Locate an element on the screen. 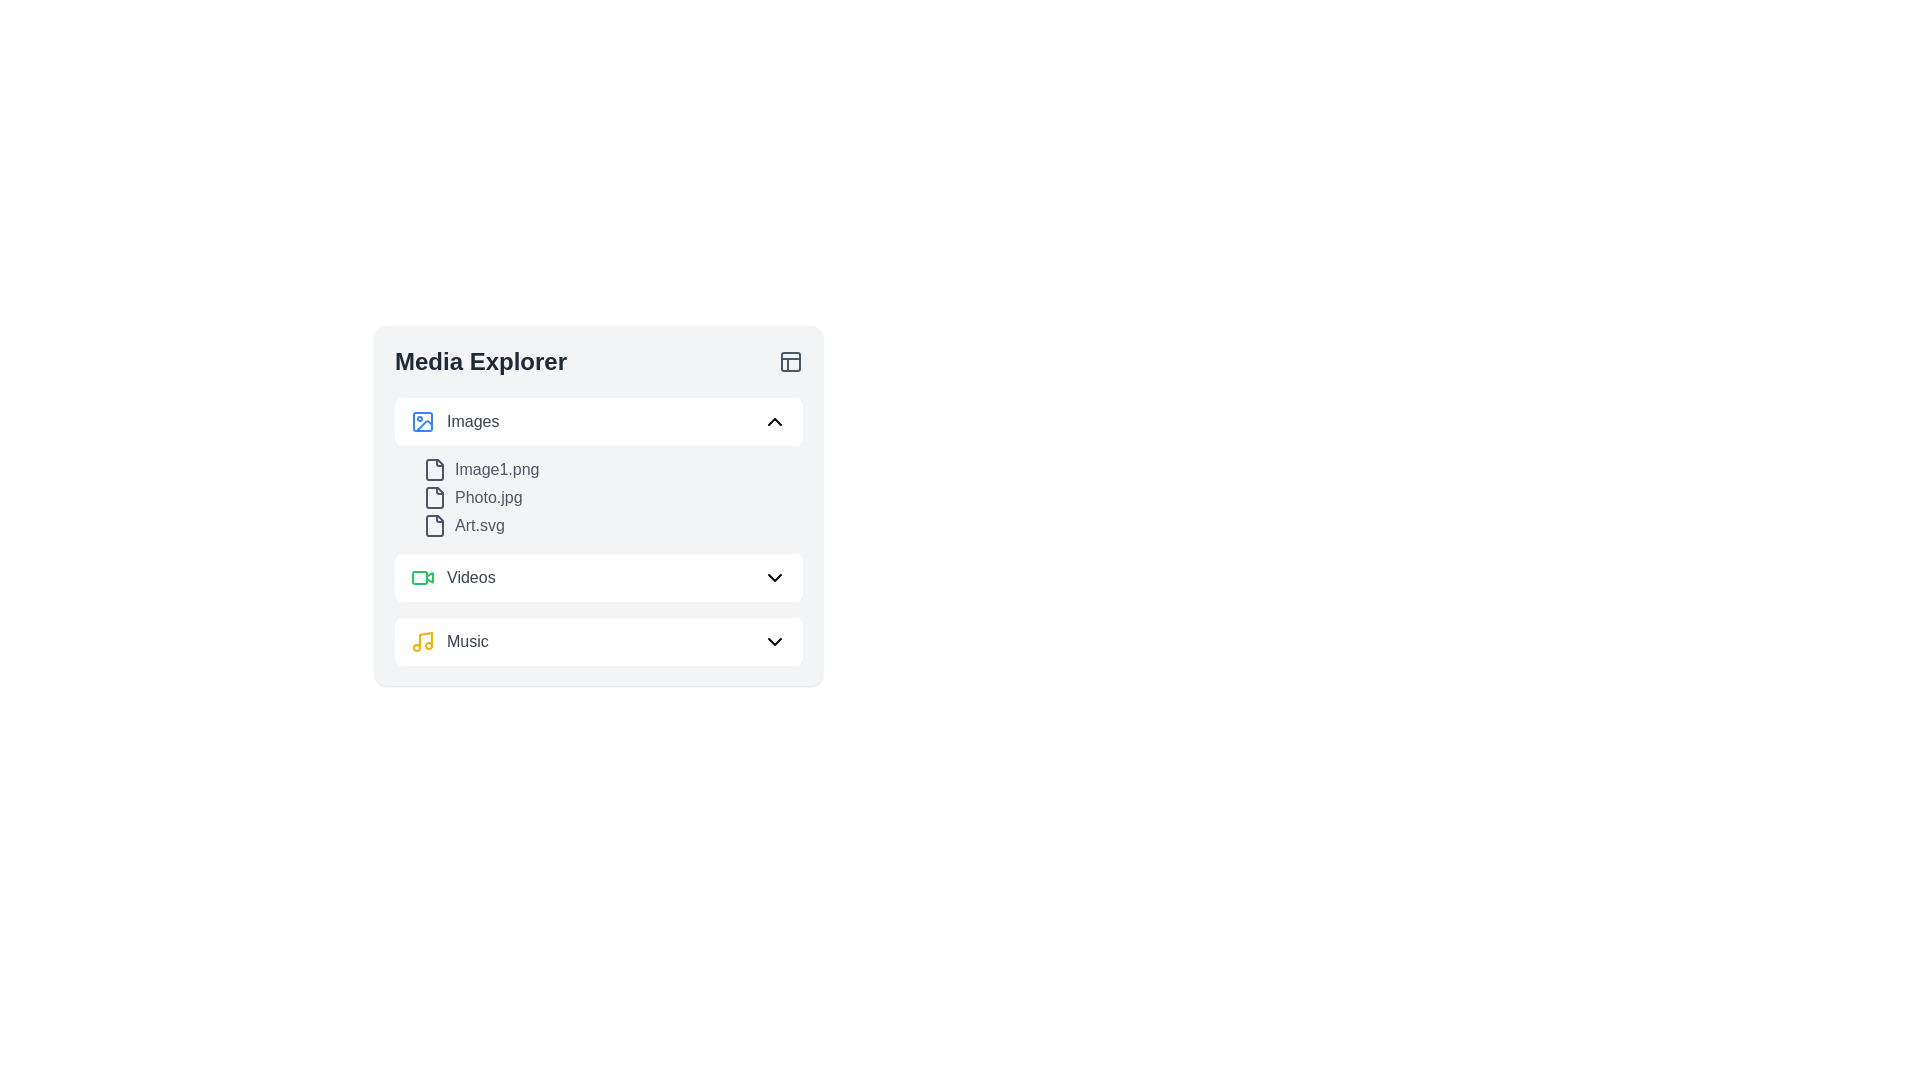  the Document icon representing a file, which is a small icon with an outlined design and a folded top-right corner, located to the left of the text 'Photo.jpg' in the 'Media Explorer' panel is located at coordinates (434, 496).